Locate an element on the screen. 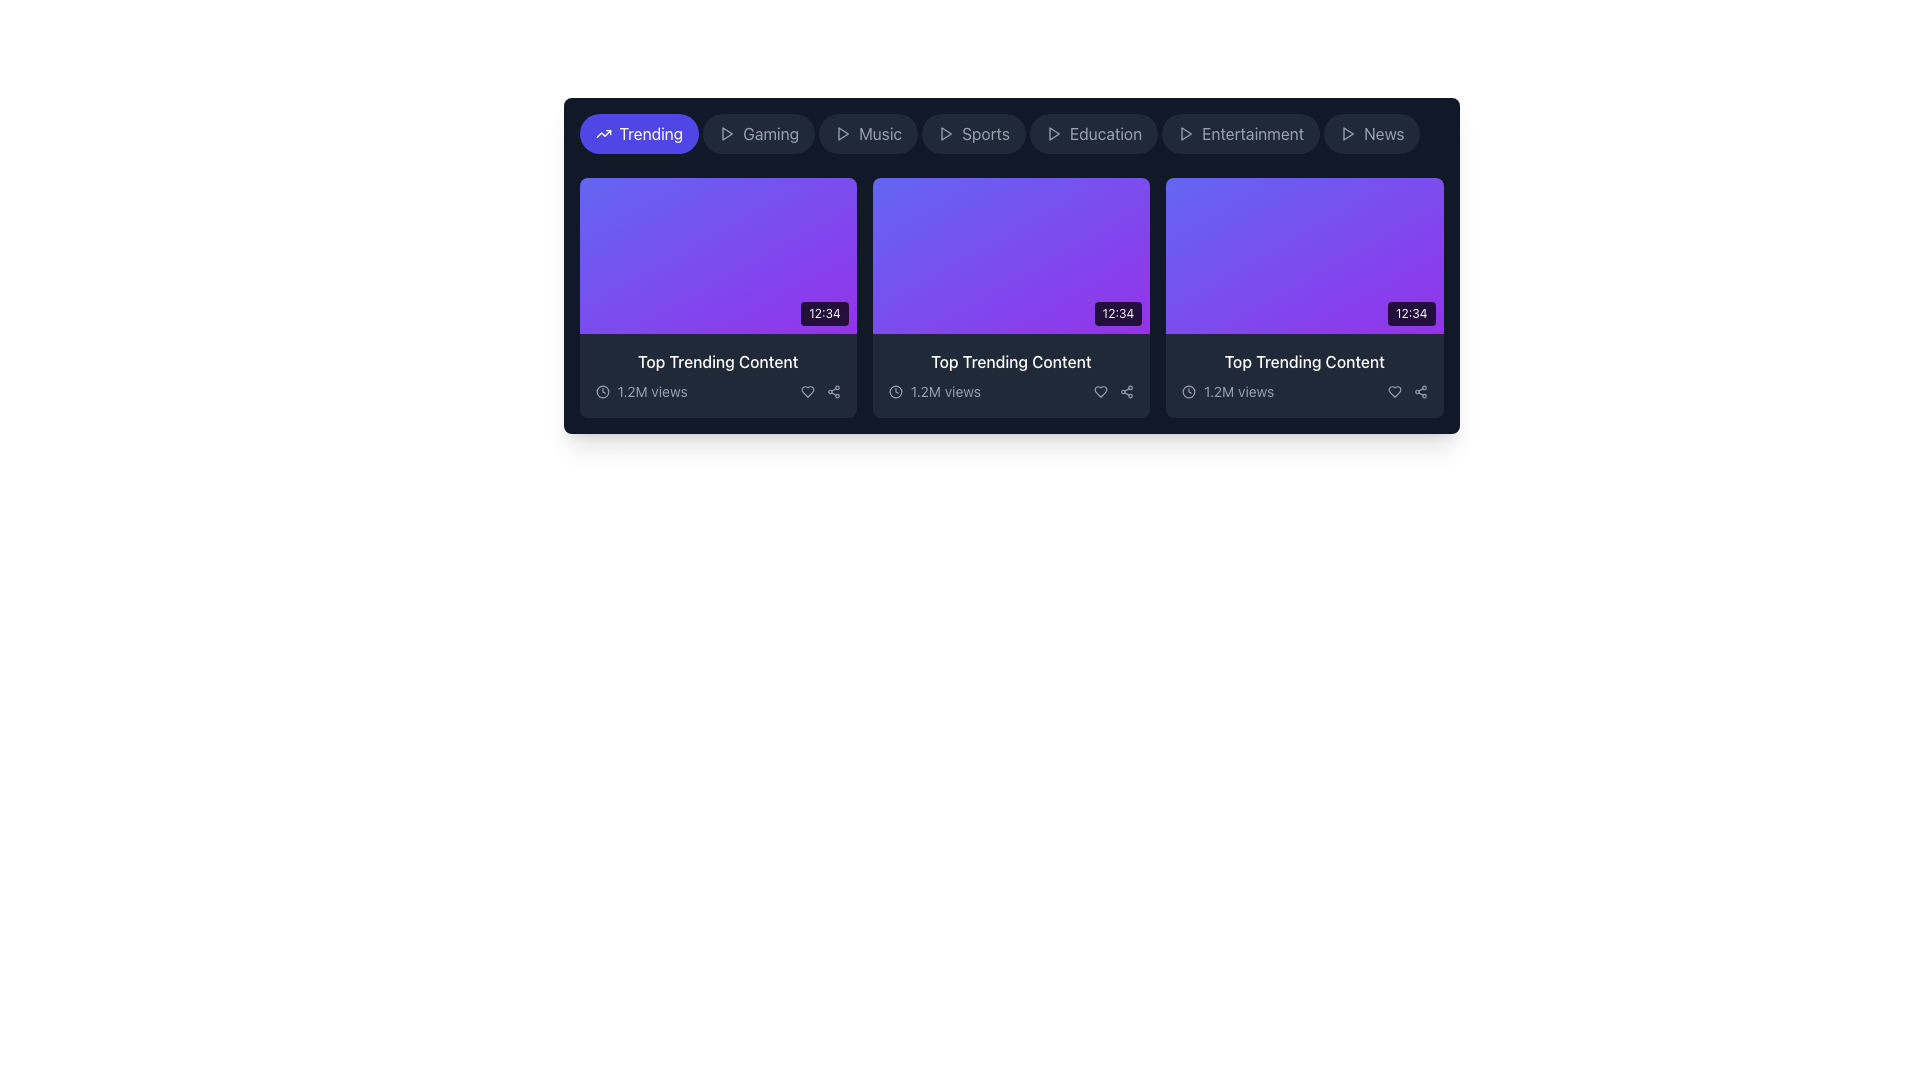 The height and width of the screenshot is (1080, 1920). the icons on the second Content Card in the trending list, located below the navigation bar, to like or share the content is located at coordinates (1011, 265).